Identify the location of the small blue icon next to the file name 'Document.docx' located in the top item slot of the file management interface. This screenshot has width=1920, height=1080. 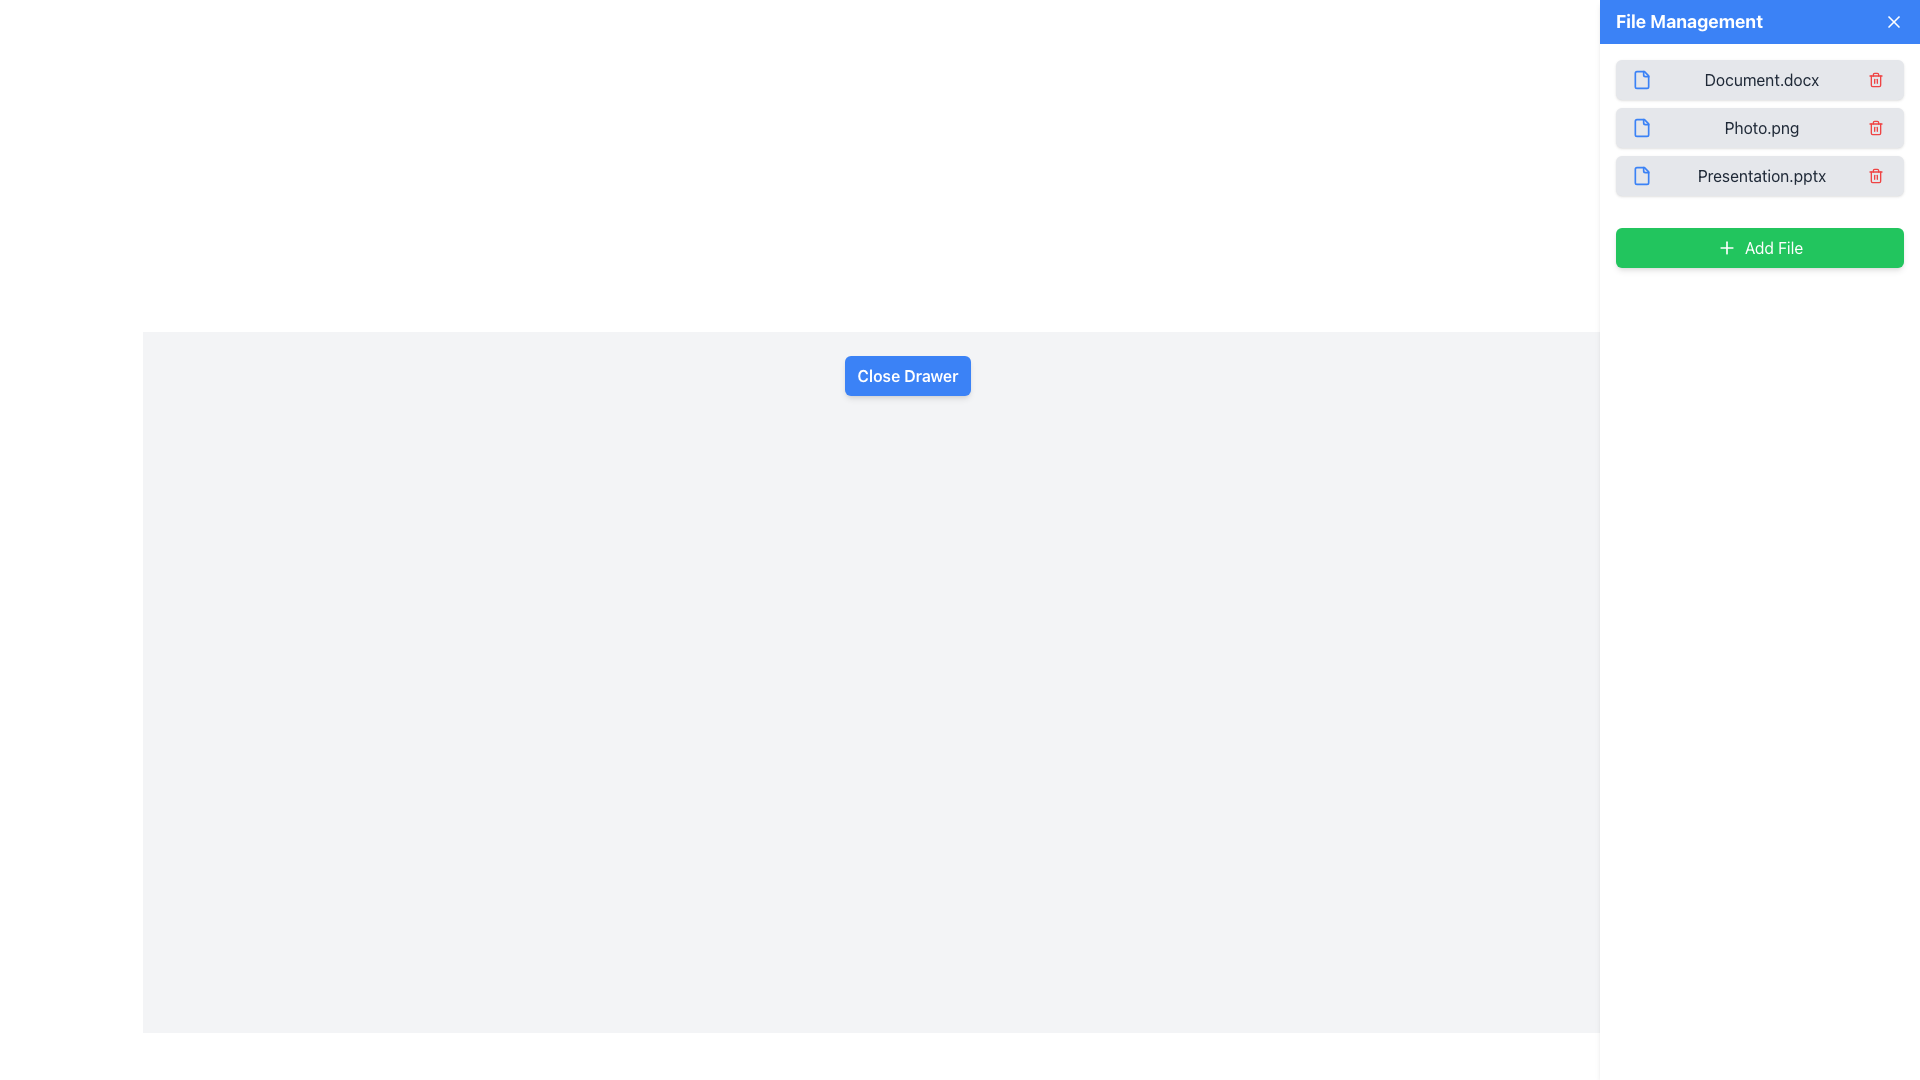
(1641, 79).